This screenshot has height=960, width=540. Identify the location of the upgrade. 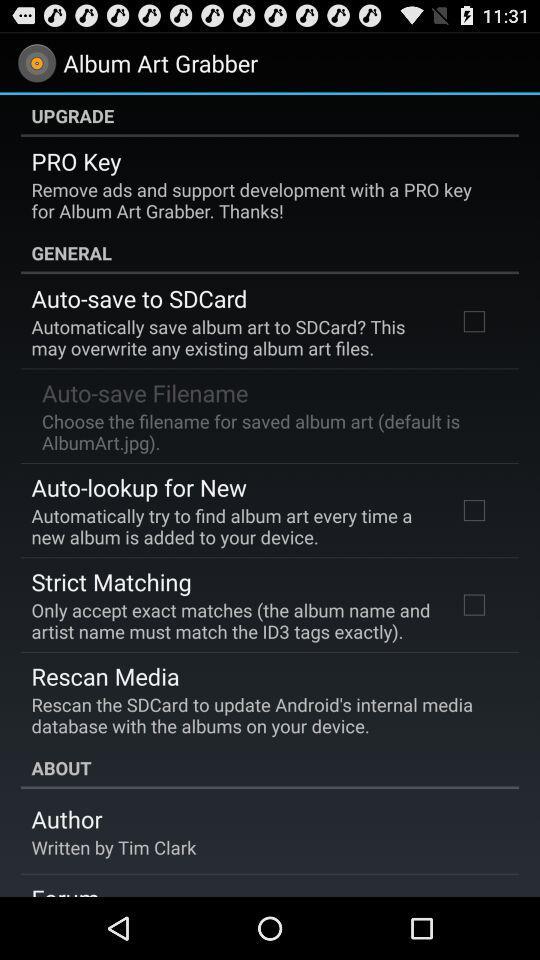
(270, 115).